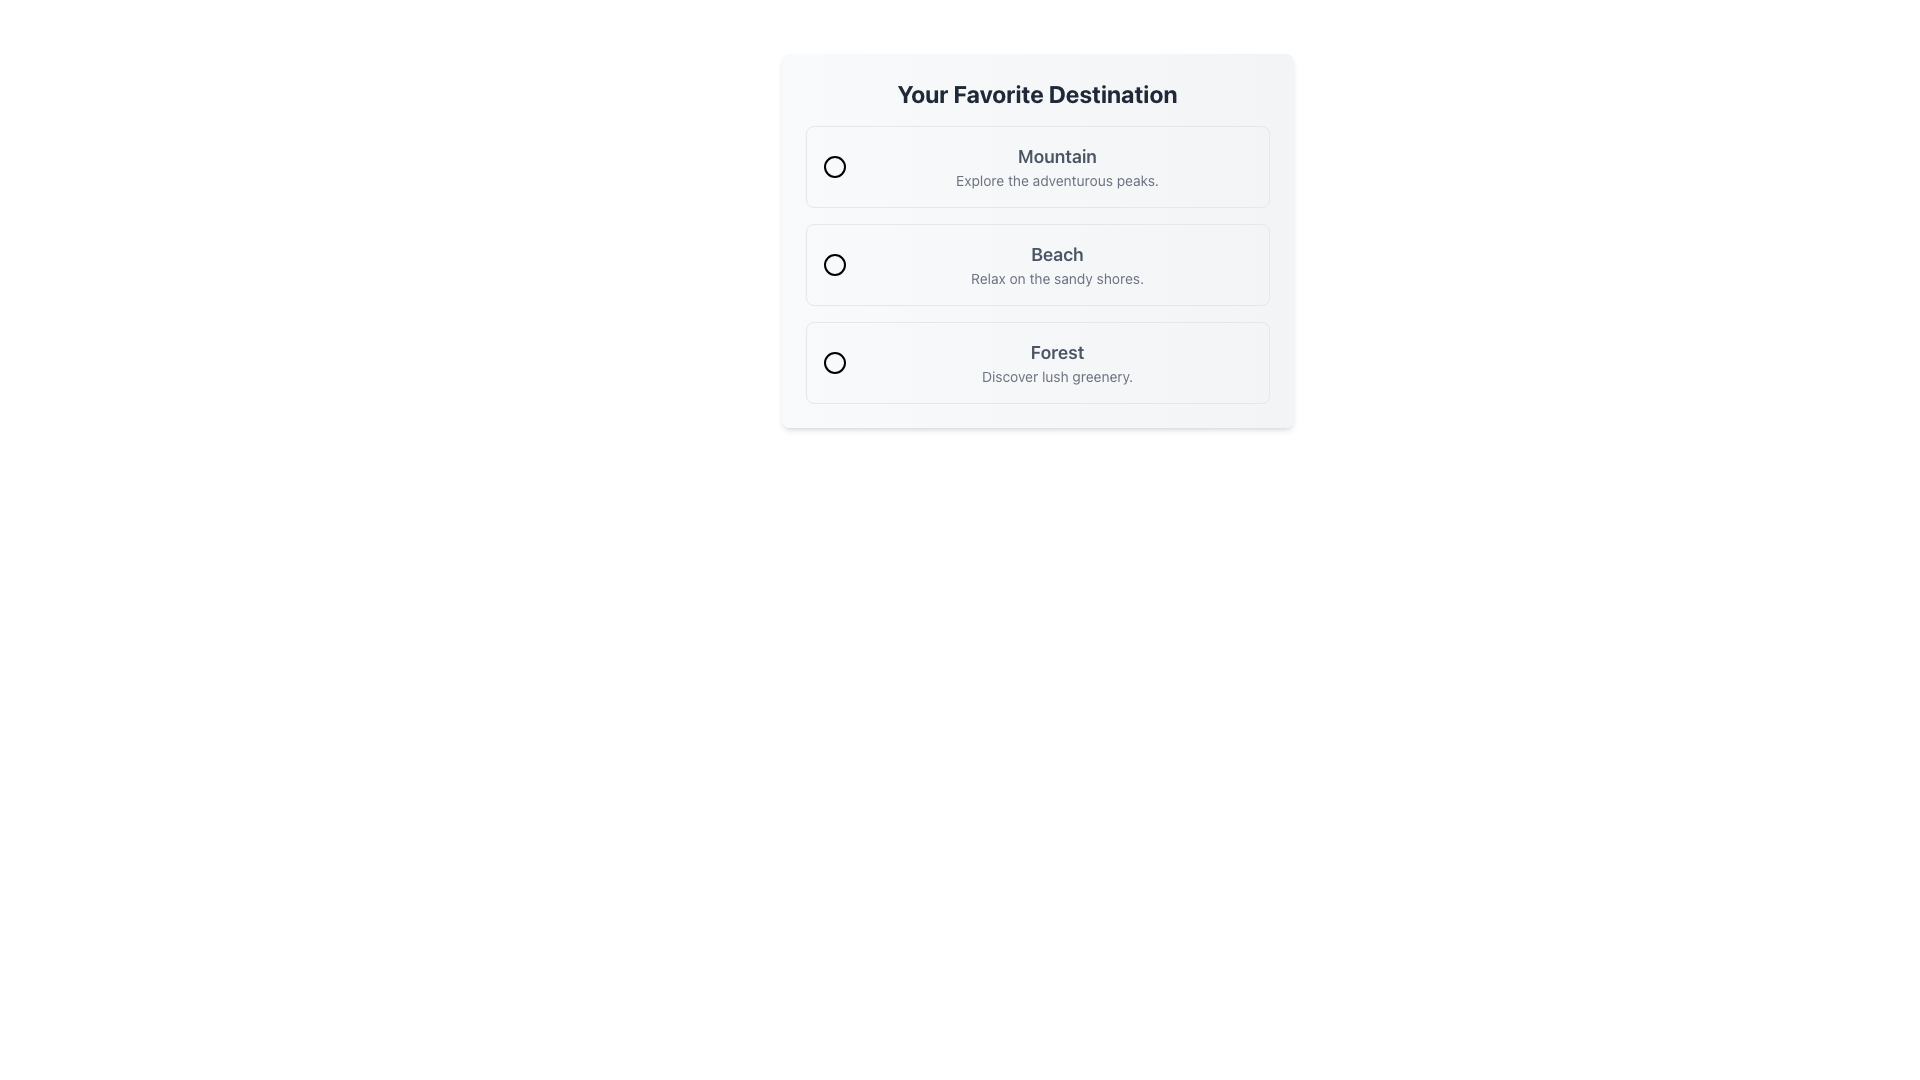  What do you see at coordinates (1037, 264) in the screenshot?
I see `the second radio button option in the 'Your Favorite Destination' group` at bounding box center [1037, 264].